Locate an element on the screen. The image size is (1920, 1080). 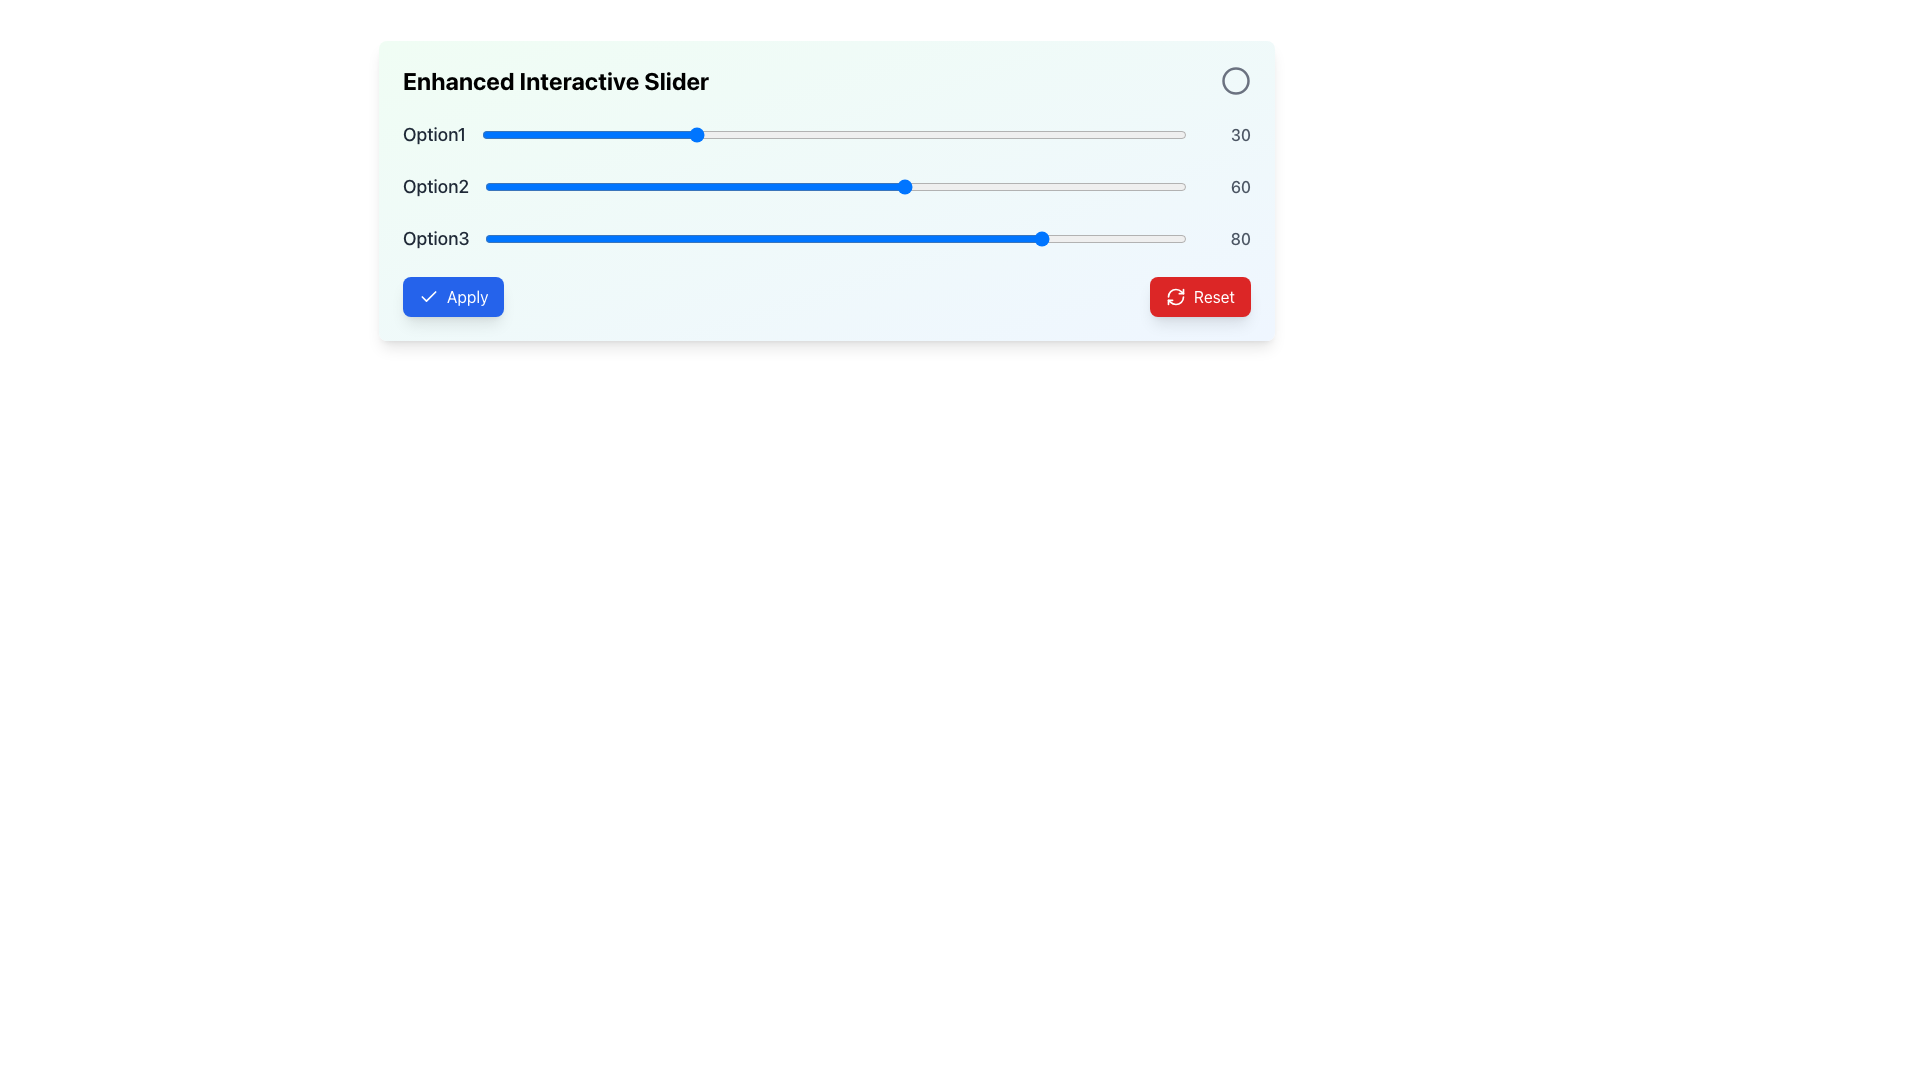
the reset action icon located within the red 'Reset' button at the bottom right of the panel interface is located at coordinates (1175, 297).